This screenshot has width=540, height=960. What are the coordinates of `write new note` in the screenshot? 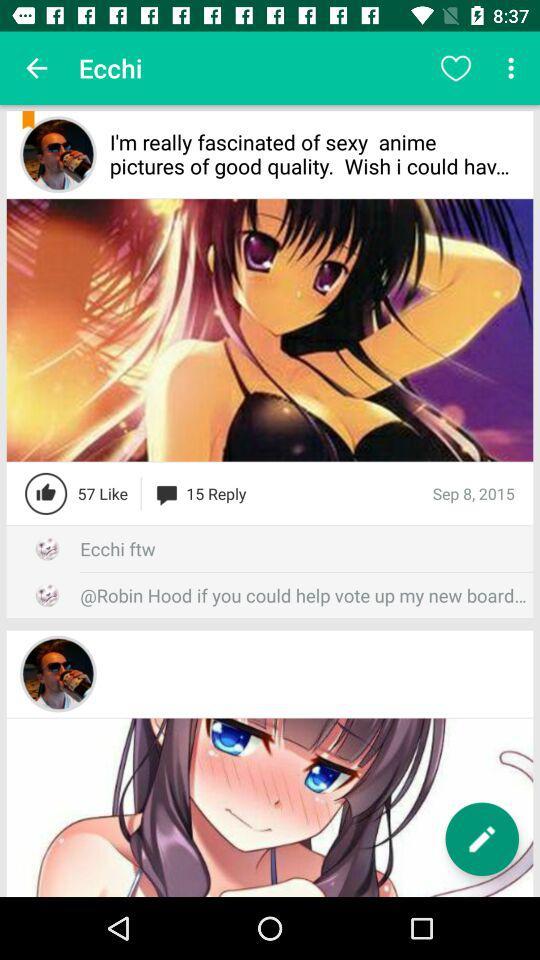 It's located at (481, 839).